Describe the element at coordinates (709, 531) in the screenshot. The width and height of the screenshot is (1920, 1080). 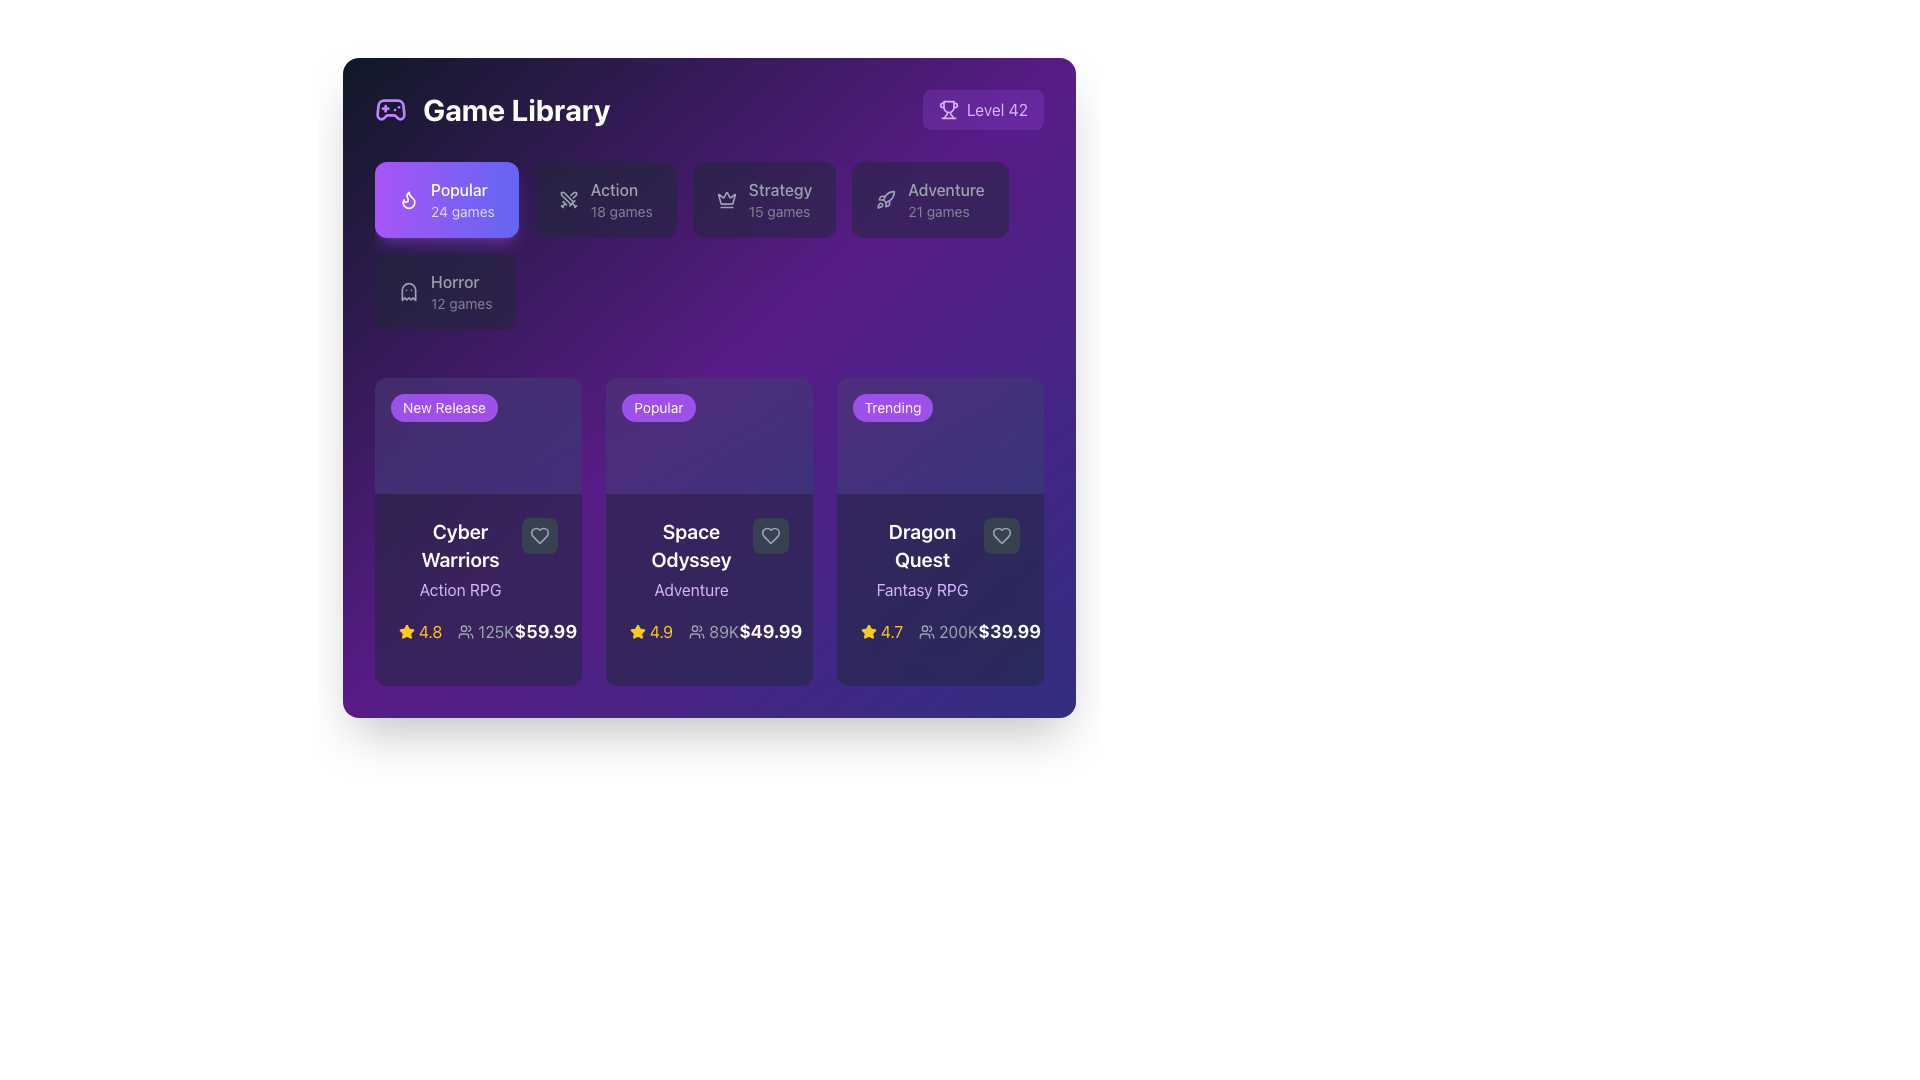
I see `a game card within the 'Game Library' grid layout` at that location.